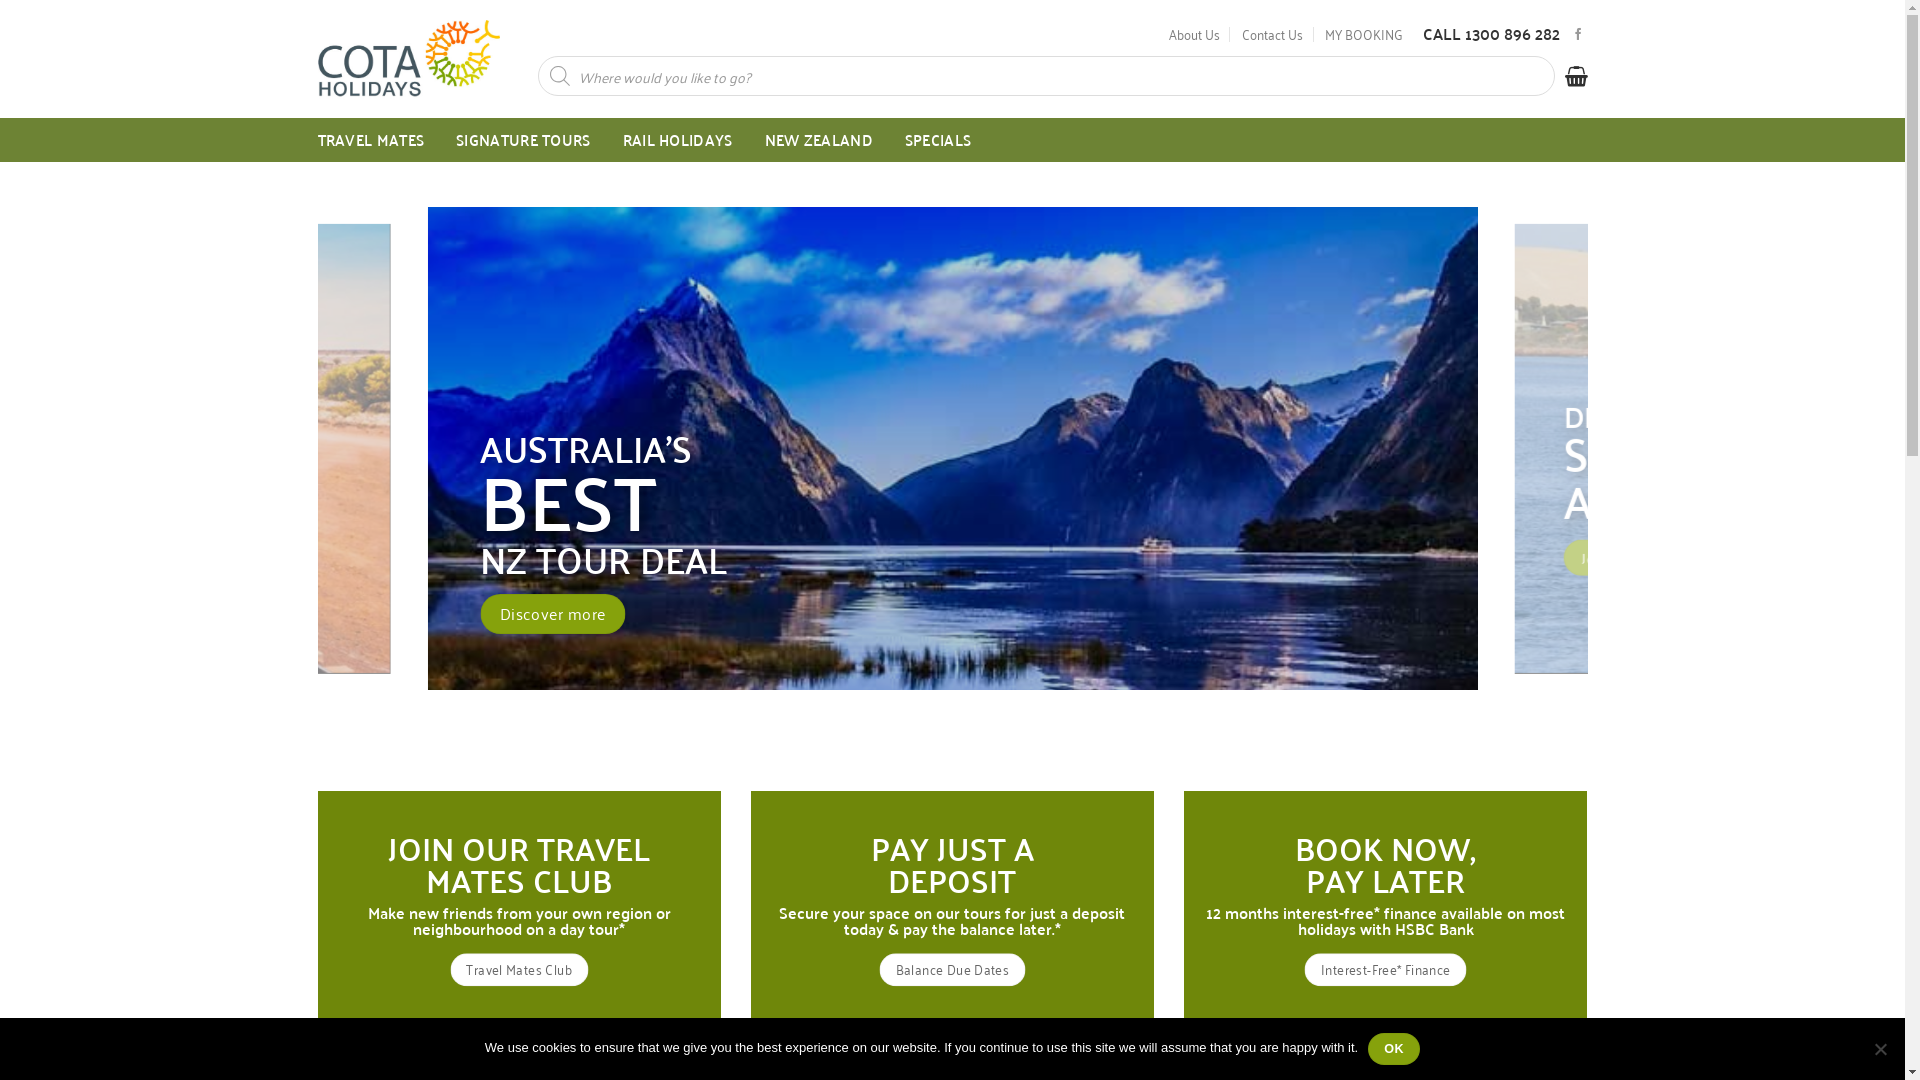 The height and width of the screenshot is (1080, 1920). I want to click on 'TRAVEL MATES', so click(371, 138).